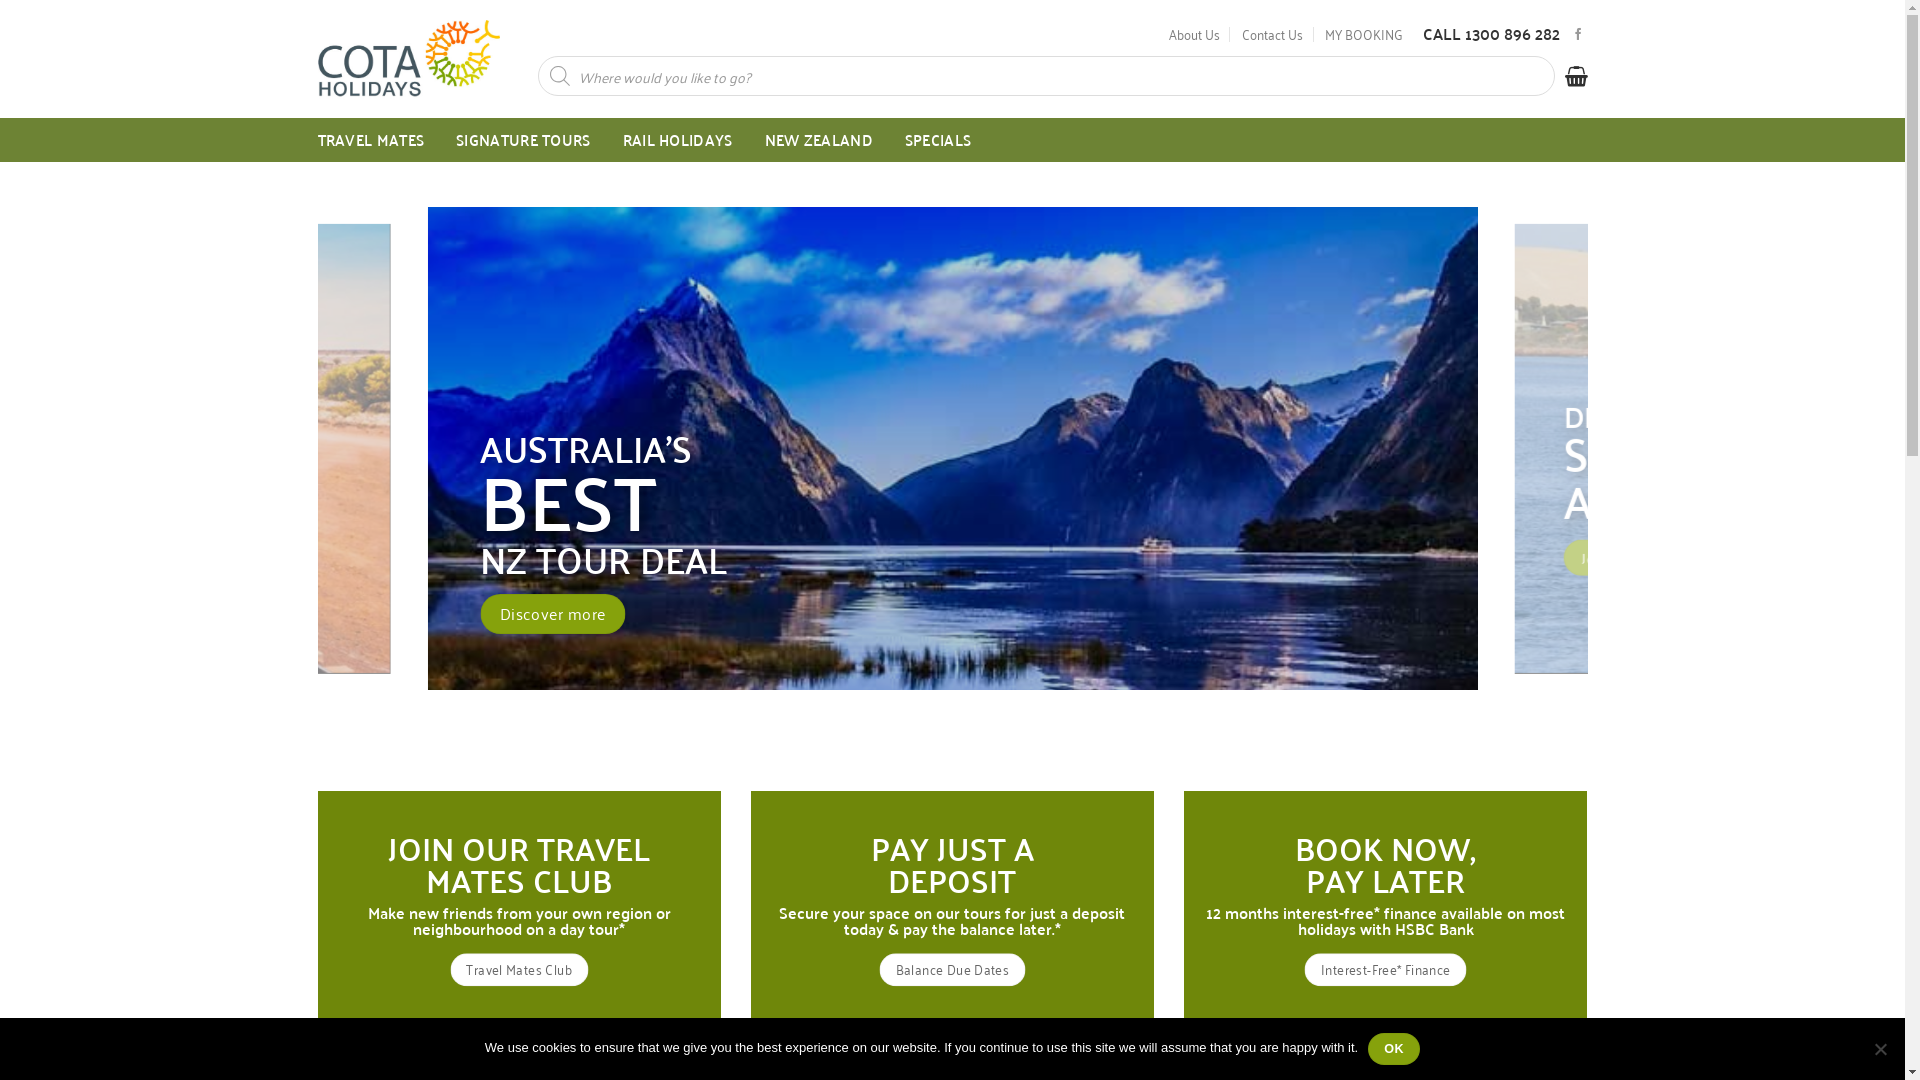 The height and width of the screenshot is (1080, 1920). I want to click on 'TRAVEL MATES', so click(371, 138).